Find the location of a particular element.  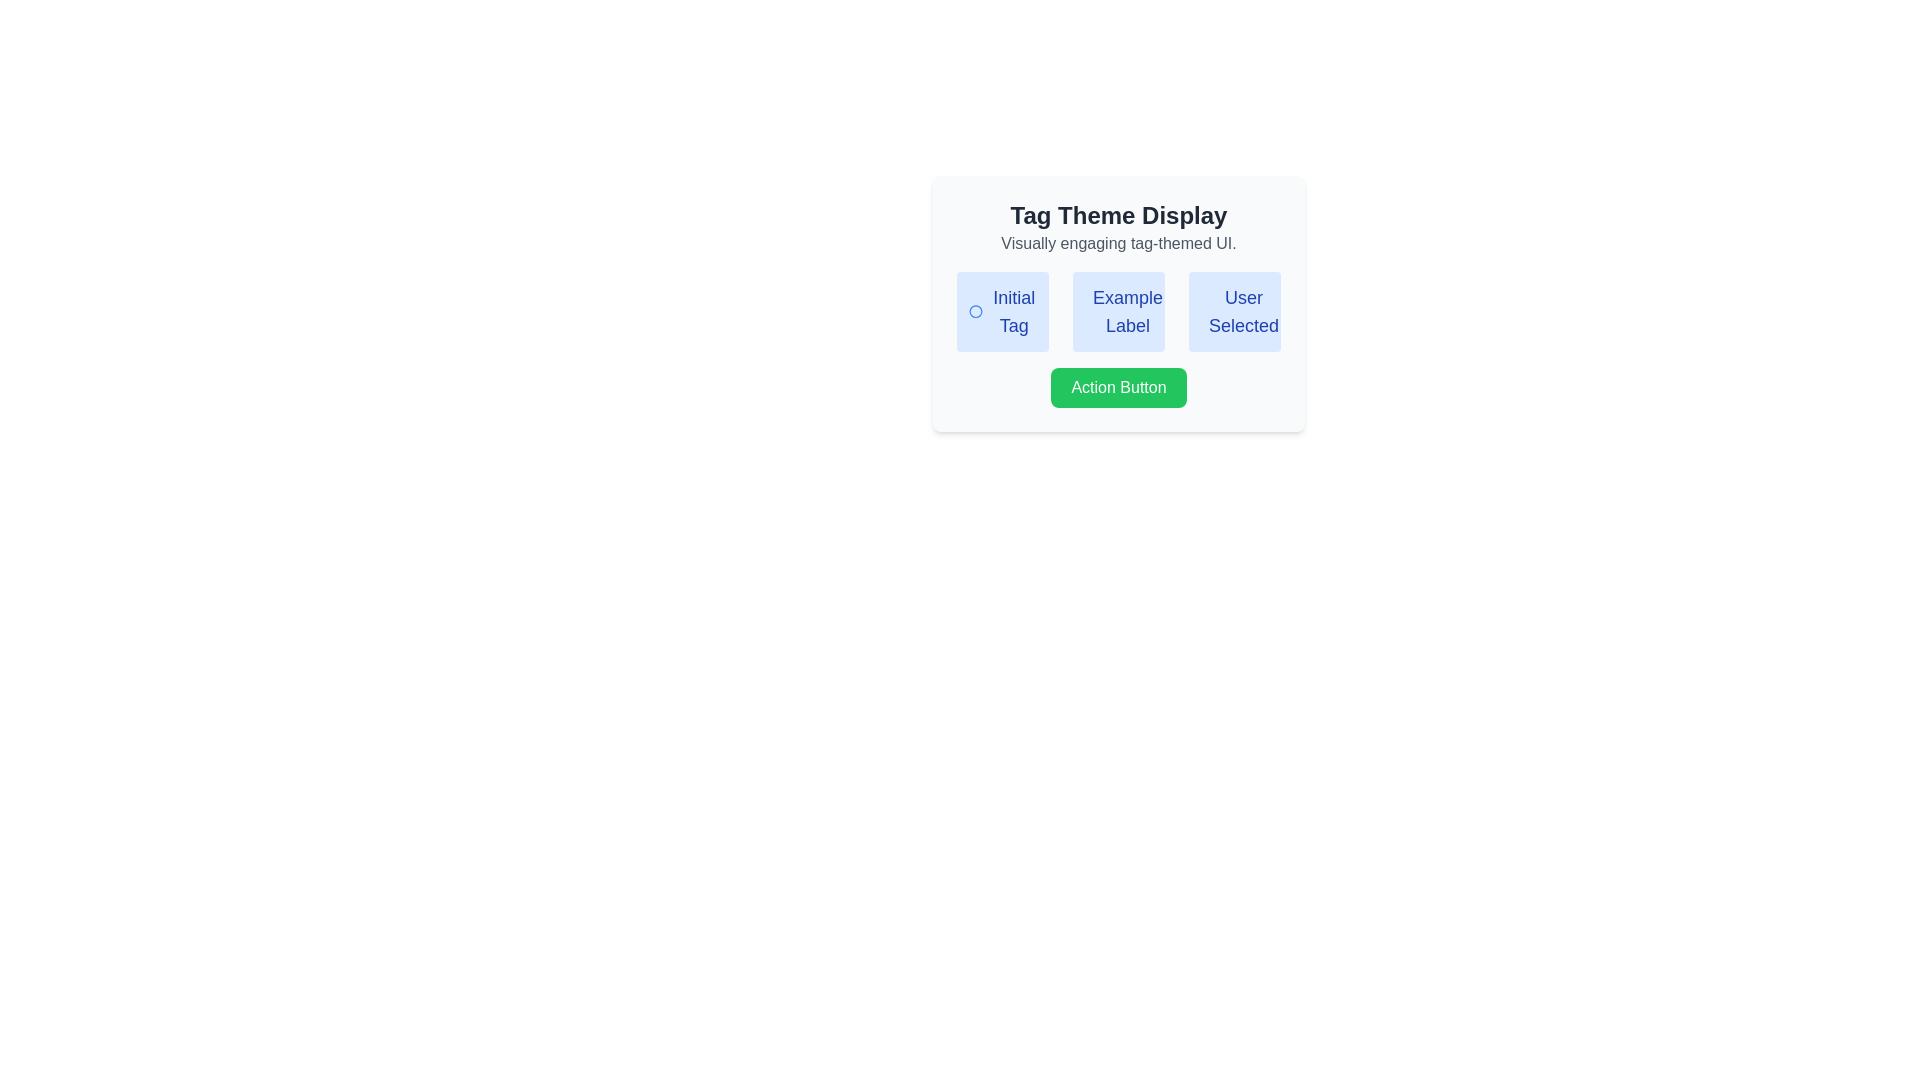

the second tag in a row of three tags within a grid layout, which serves as a static label for identifying or grouping data, located above a green-colored 'Action Button' is located at coordinates (1117, 312).